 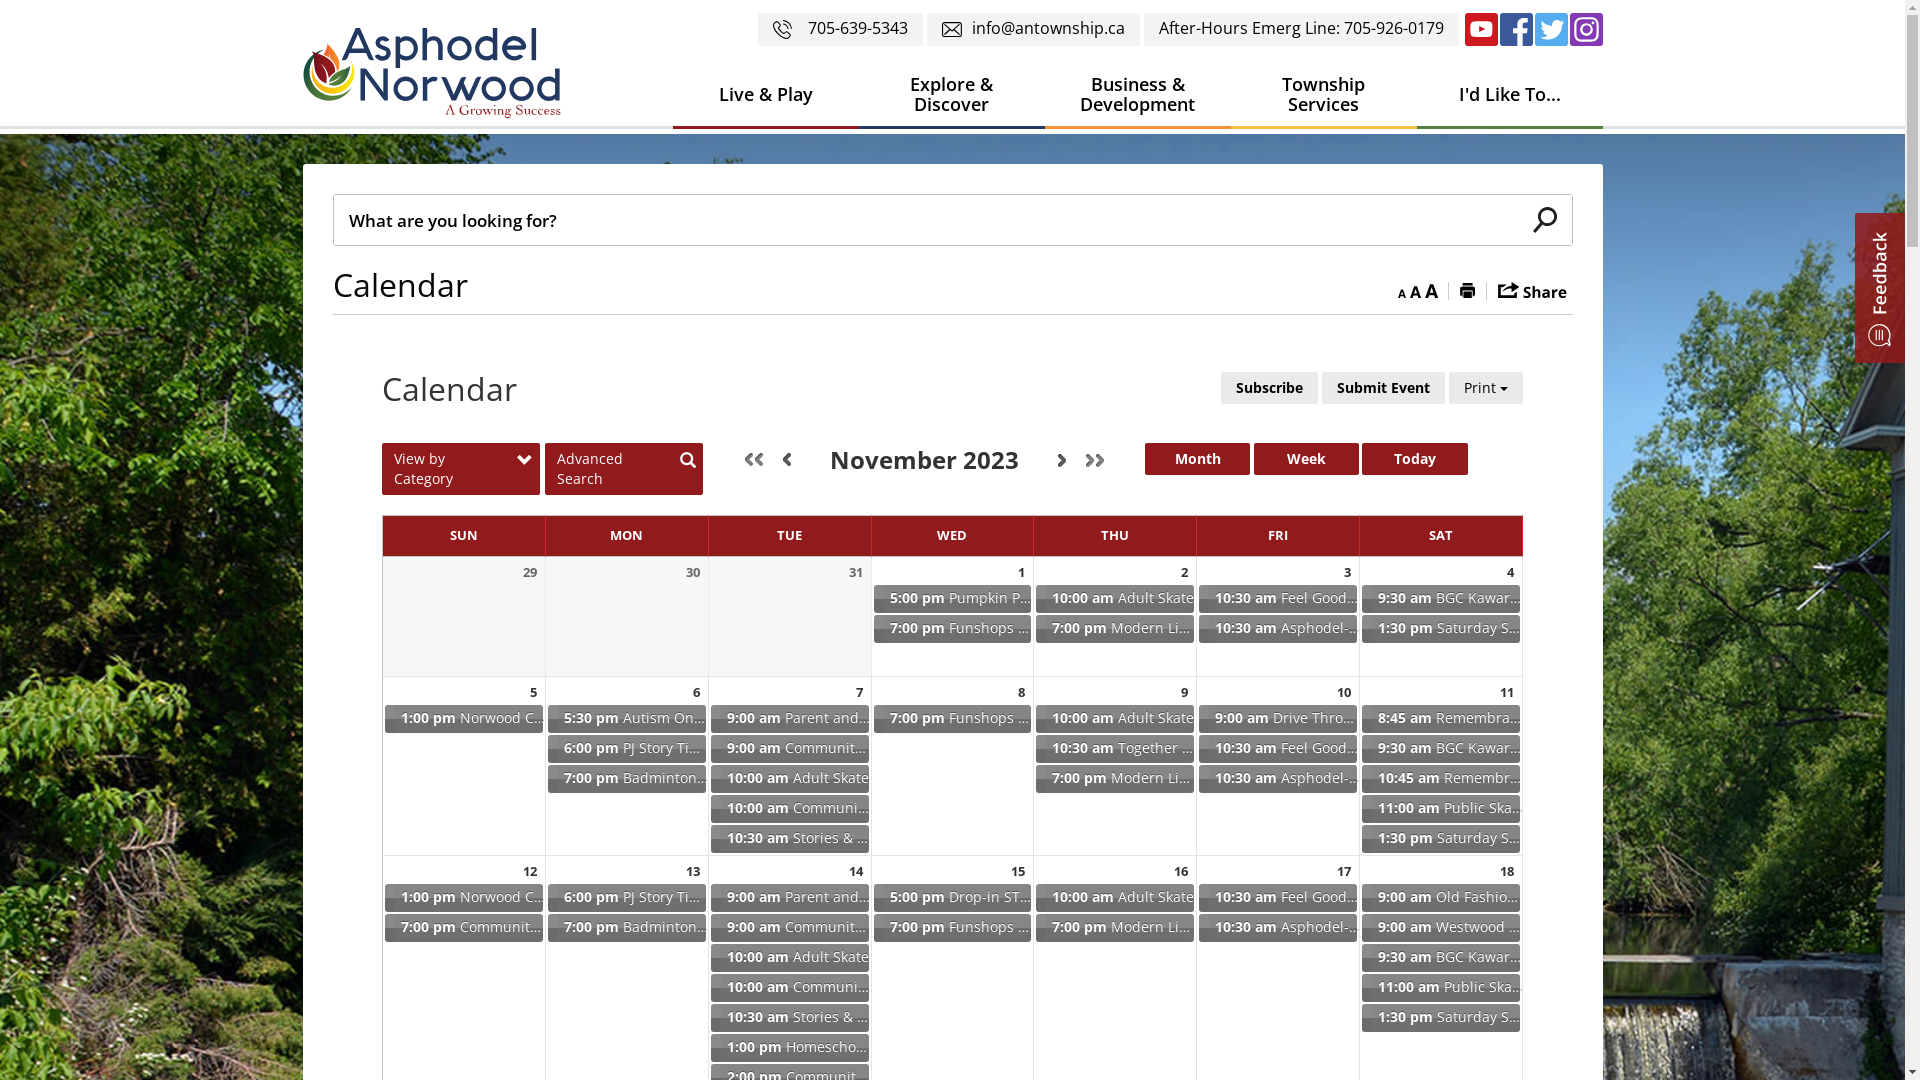 What do you see at coordinates (1467, 289) in the screenshot?
I see `'Print This Page'` at bounding box center [1467, 289].